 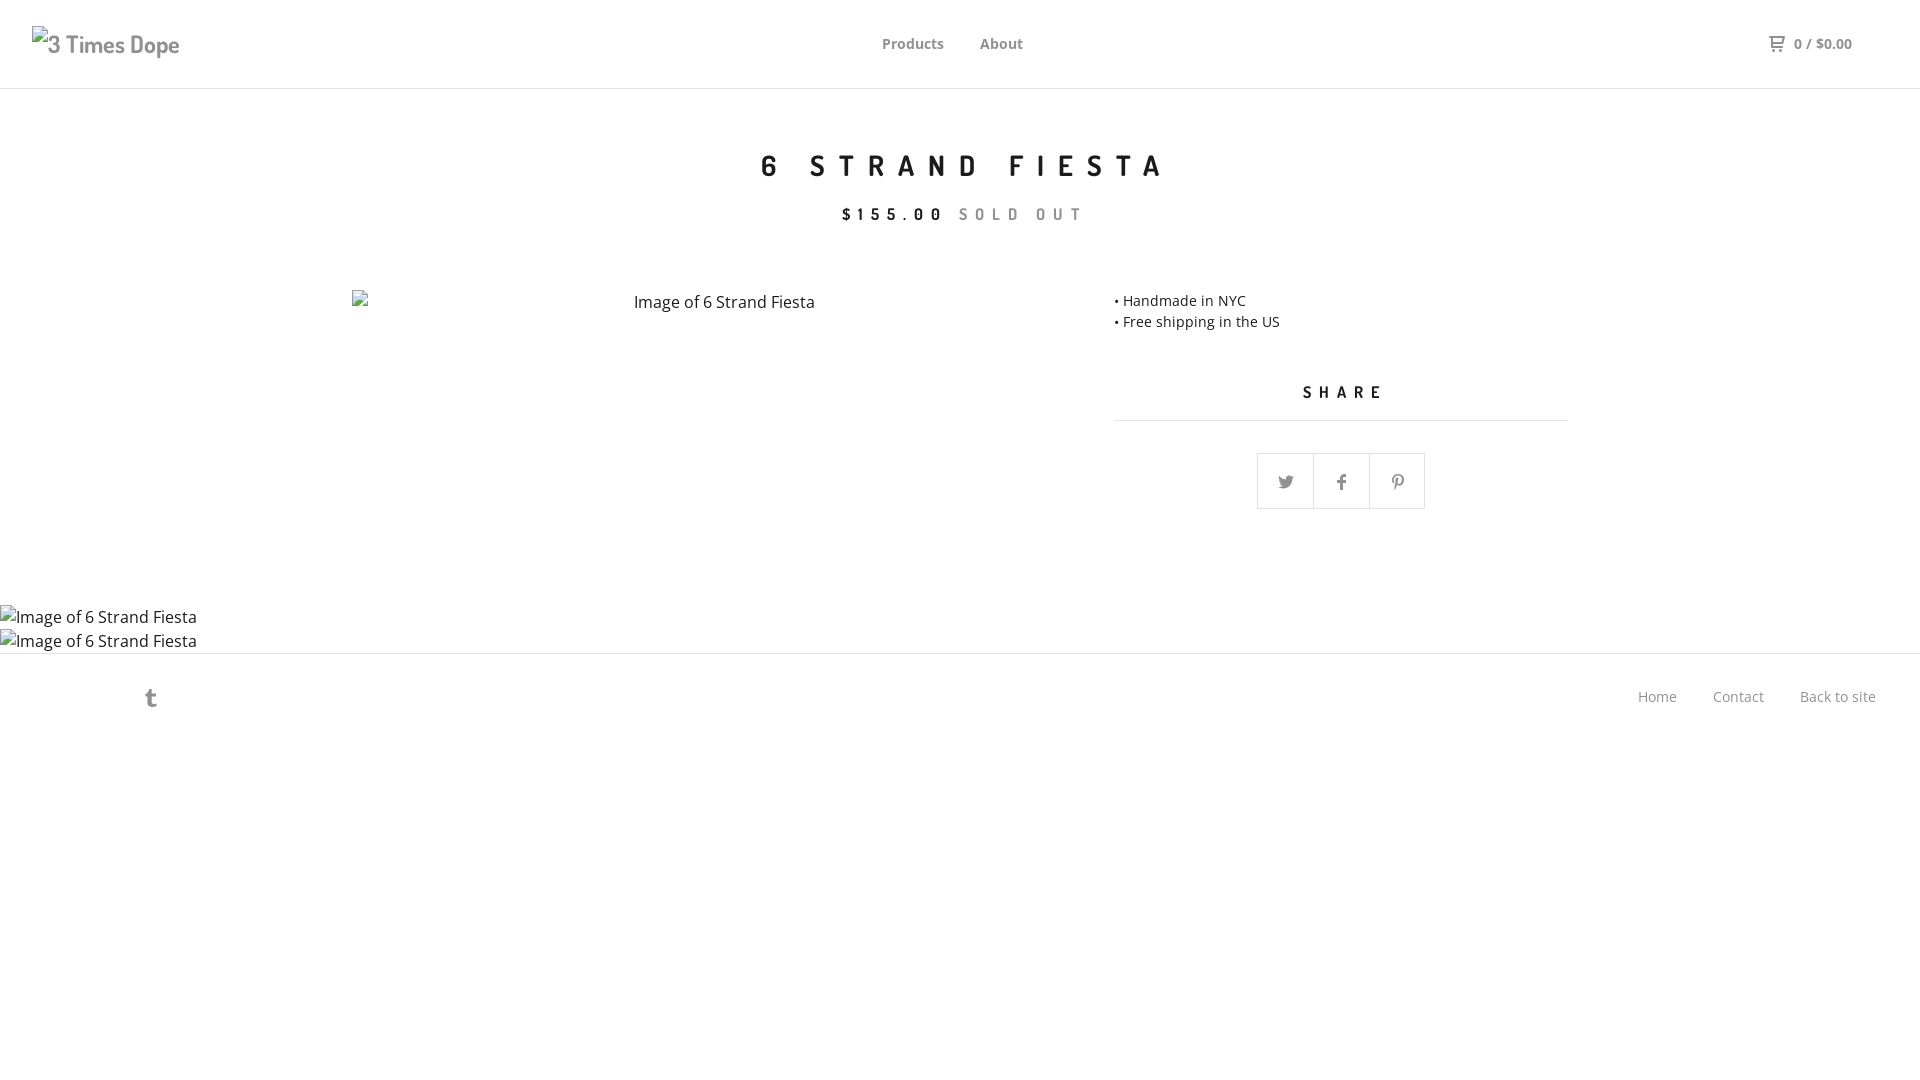 What do you see at coordinates (1737, 695) in the screenshot?
I see `'Contact'` at bounding box center [1737, 695].